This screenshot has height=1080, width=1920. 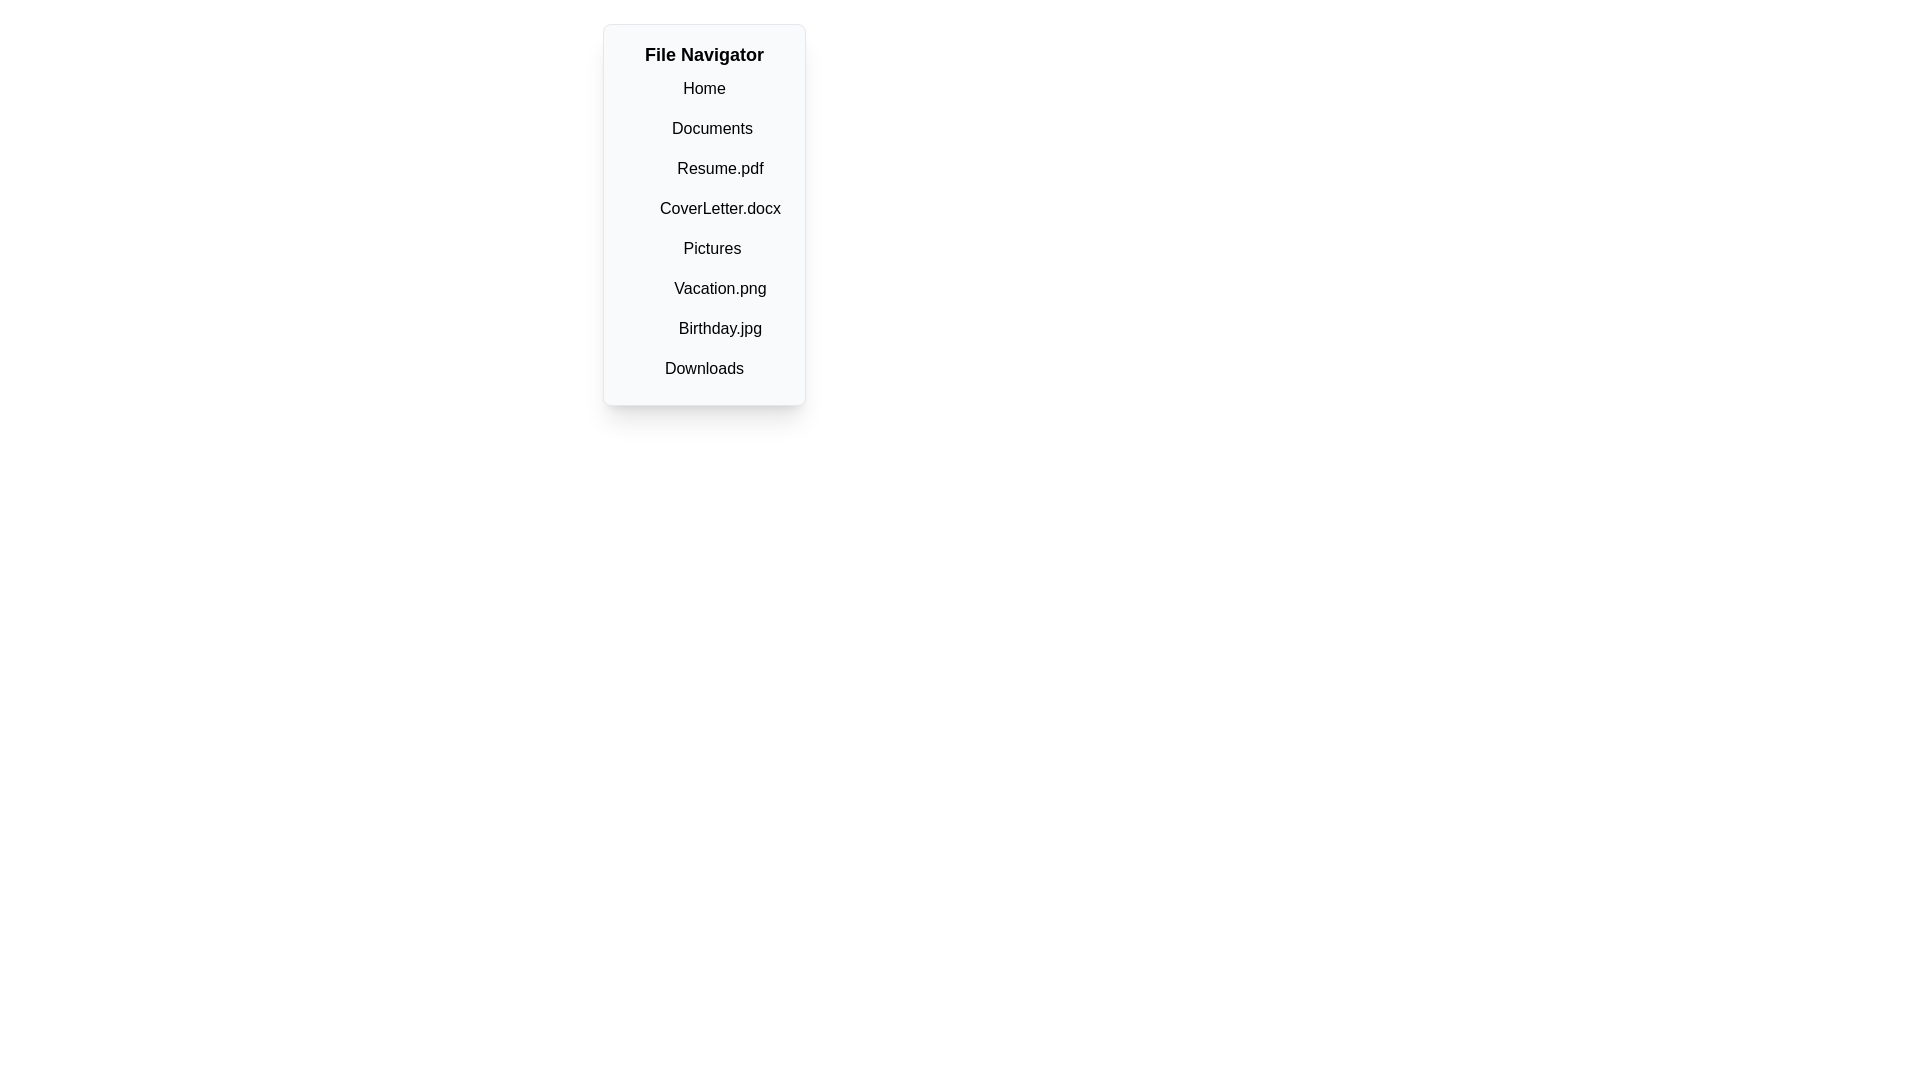 I want to click on the label displaying 'Resume.pdf', which is the second item under the 'Documents' header in the 'File Navigator' section, so click(x=712, y=168).